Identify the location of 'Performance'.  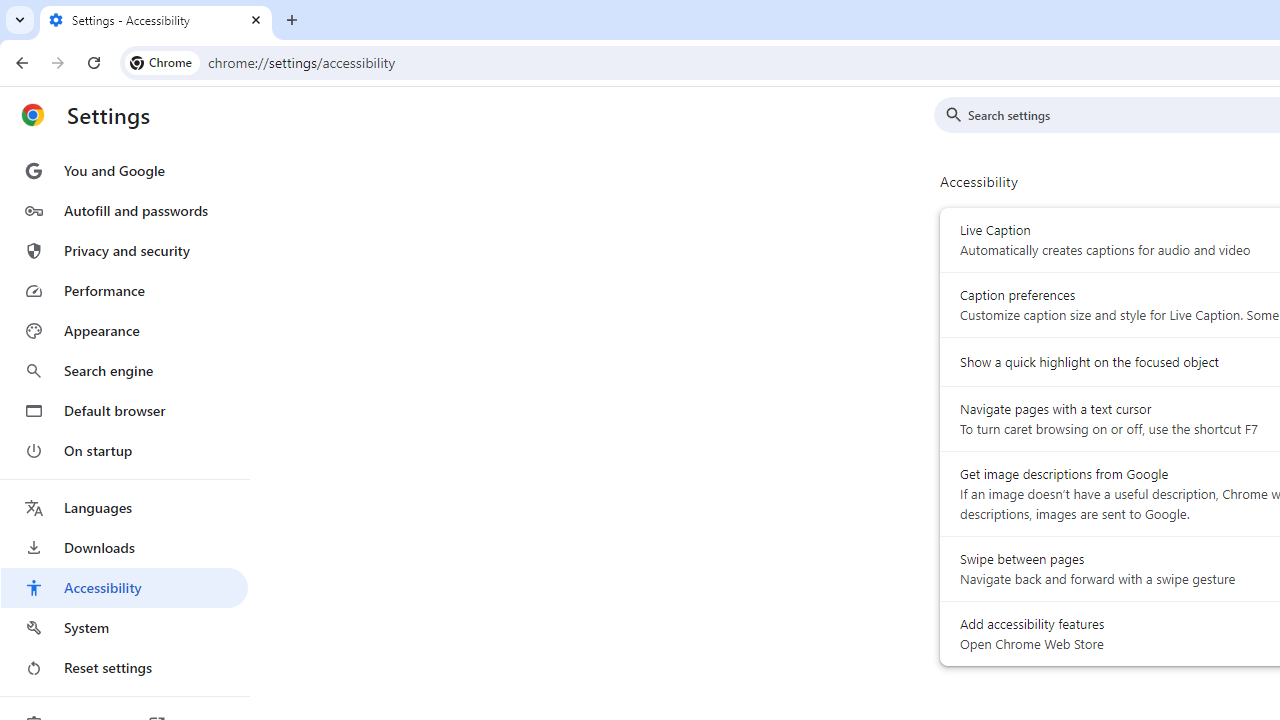
(123, 290).